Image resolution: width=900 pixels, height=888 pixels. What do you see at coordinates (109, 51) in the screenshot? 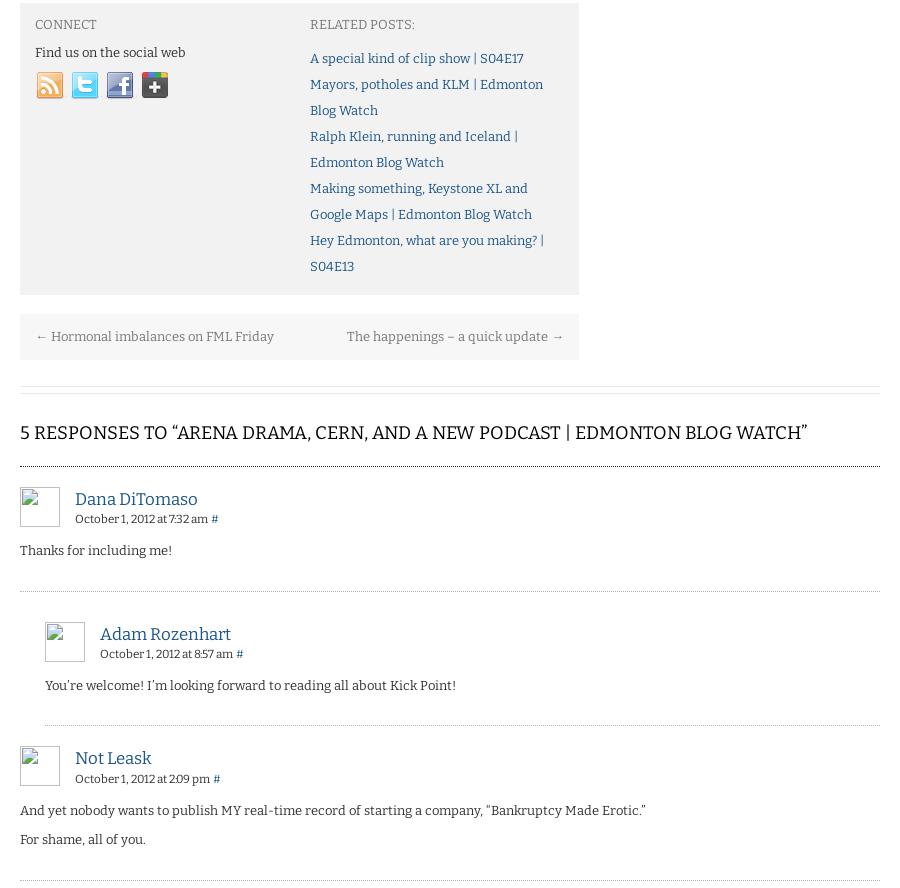
I see `'Find us on the social web'` at bounding box center [109, 51].